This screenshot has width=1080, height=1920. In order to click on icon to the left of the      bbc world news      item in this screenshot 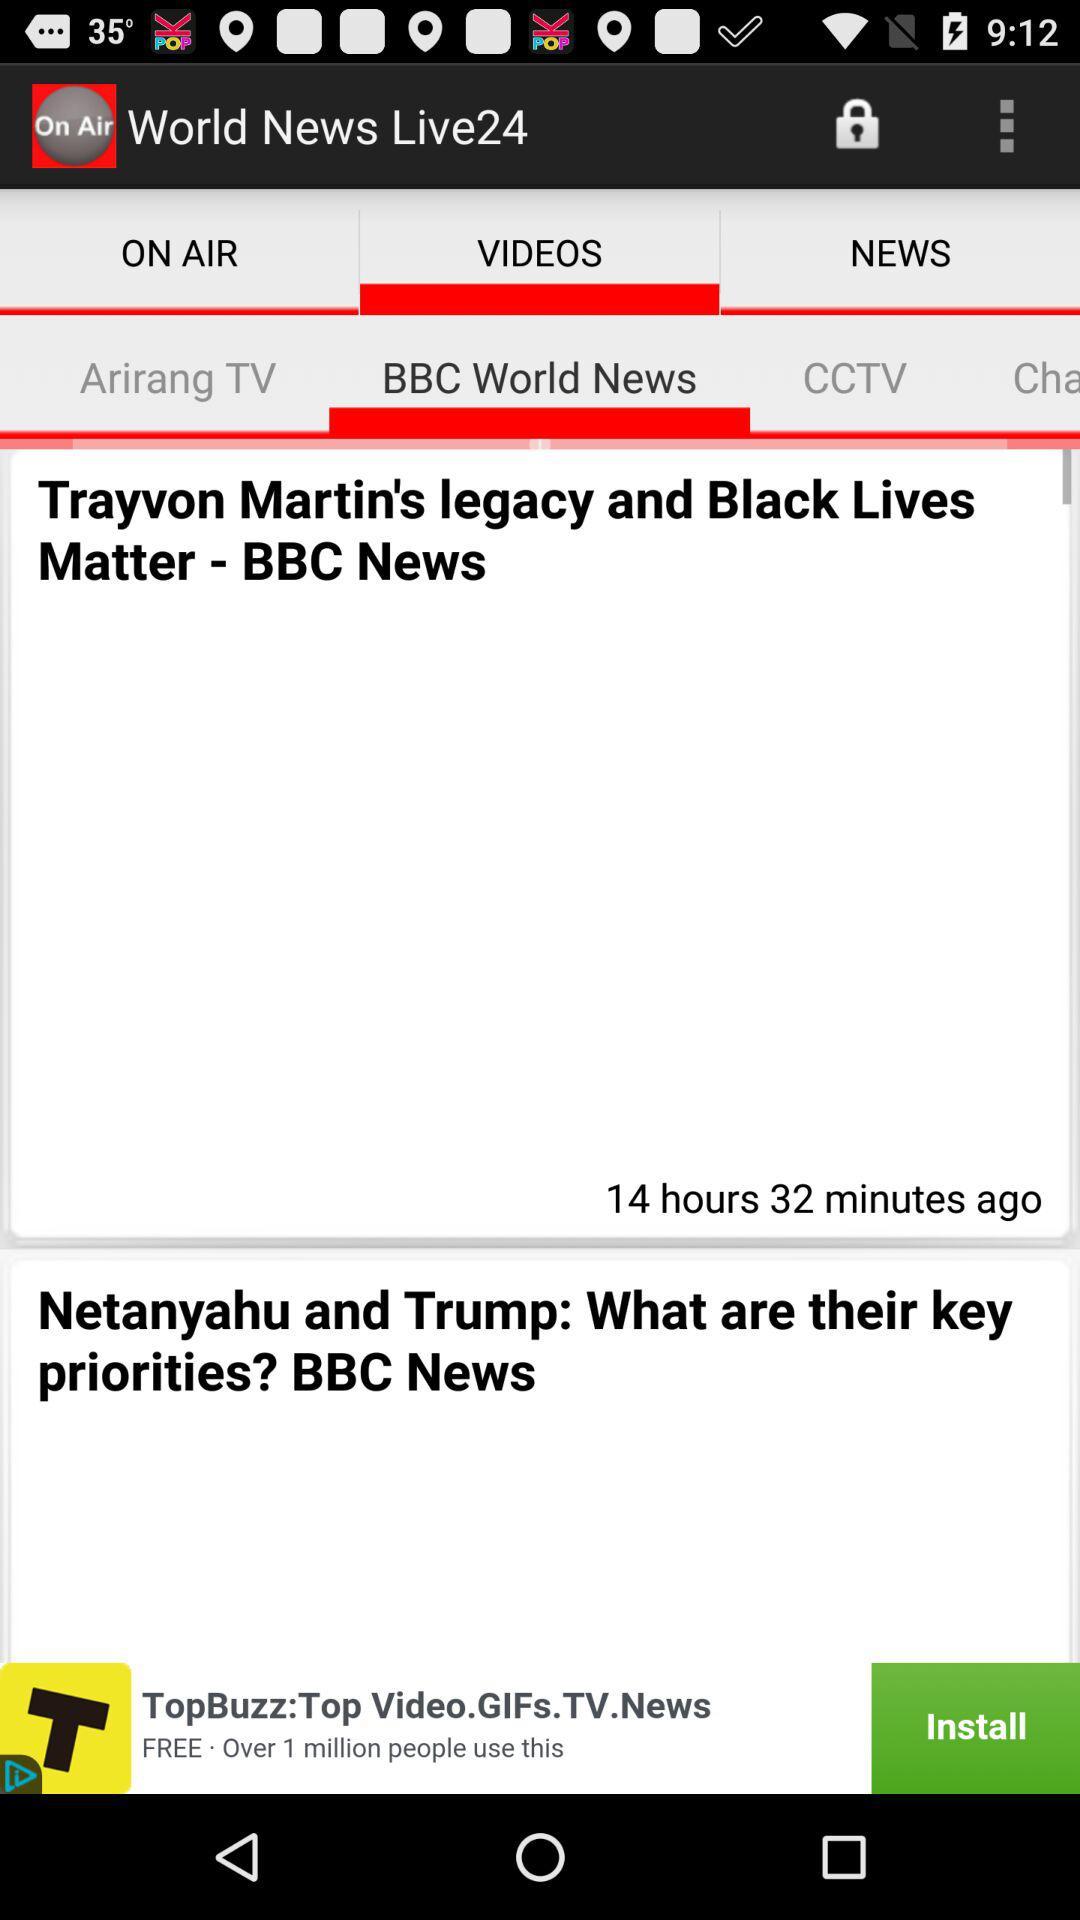, I will do `click(177, 376)`.